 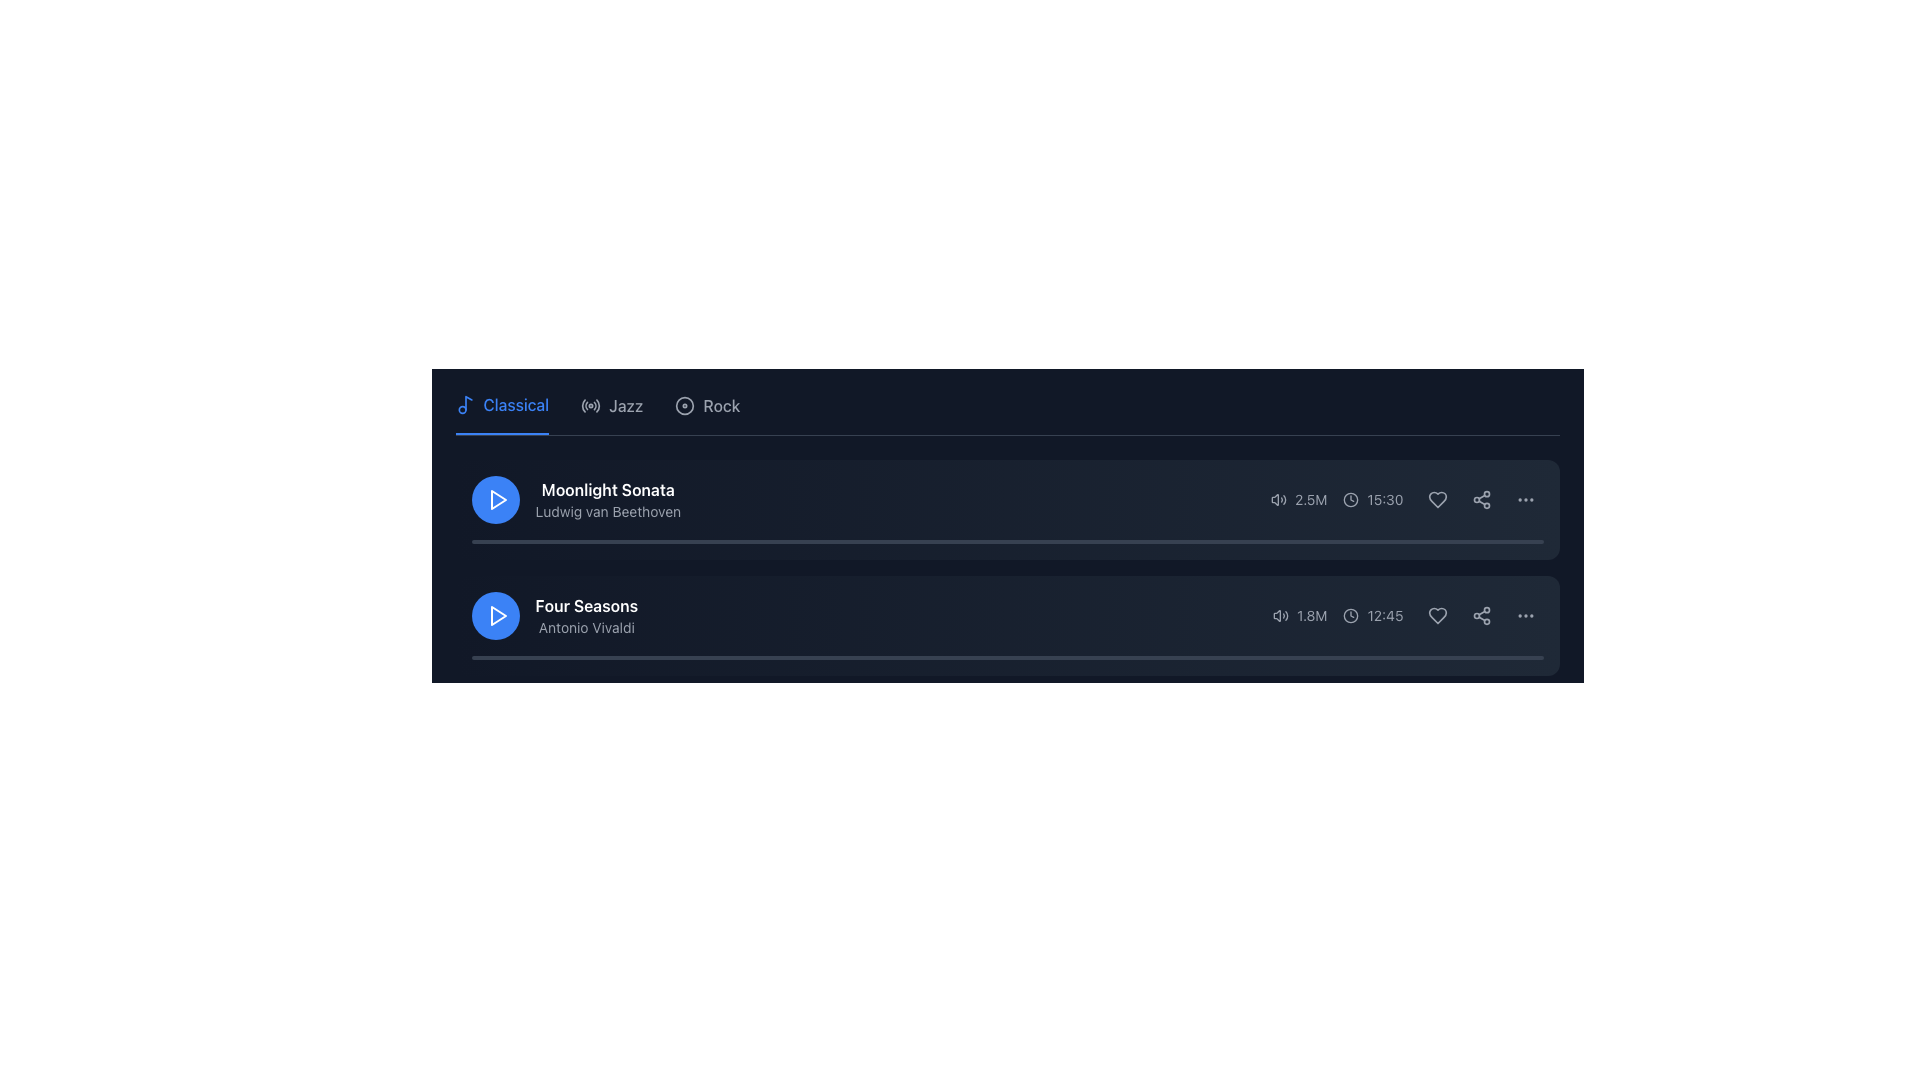 I want to click on the Text label indicating the numeric value for listens or views, positioned at the far-right end of the second row in the playlist interface, so click(x=1312, y=615).